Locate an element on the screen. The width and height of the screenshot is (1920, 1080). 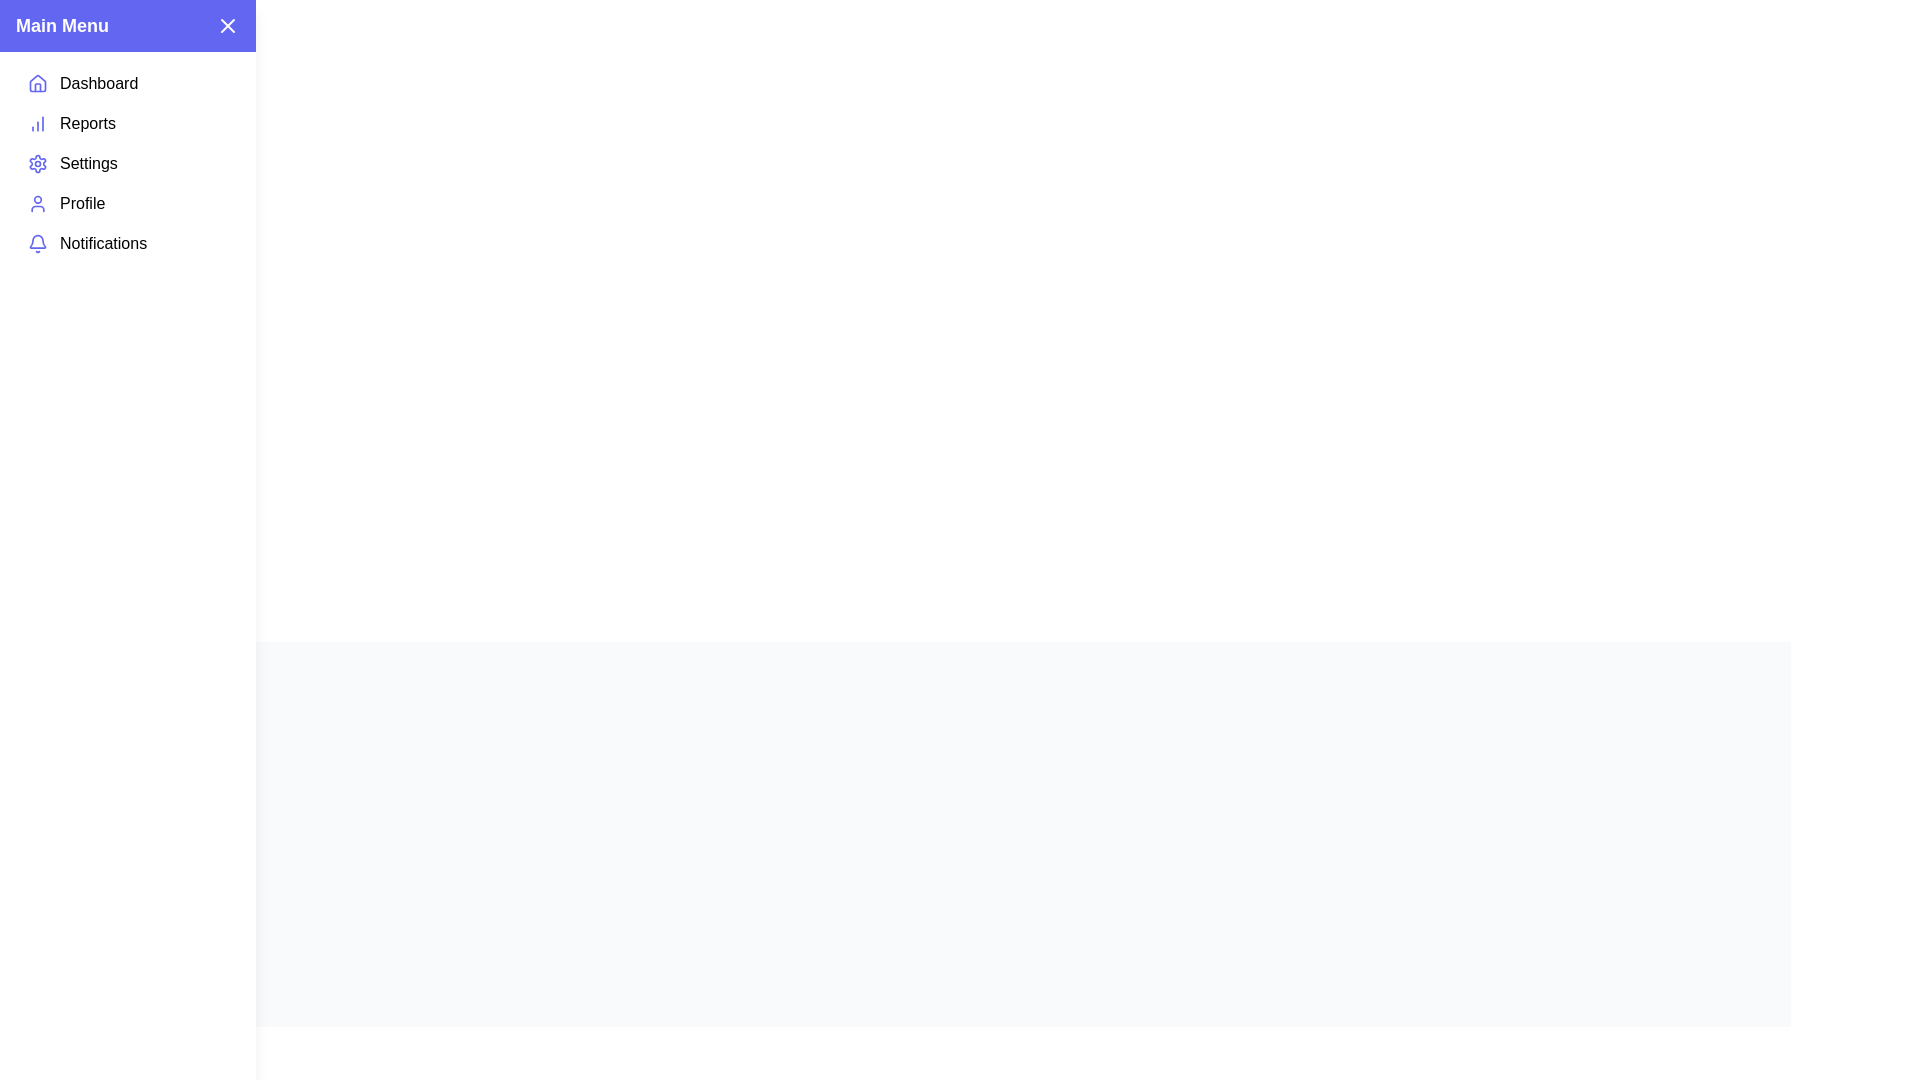
the interactive close button (an 'X' symbol) located in the upper right corner of the blue header bar labeled 'Main Menu' is located at coordinates (227, 26).